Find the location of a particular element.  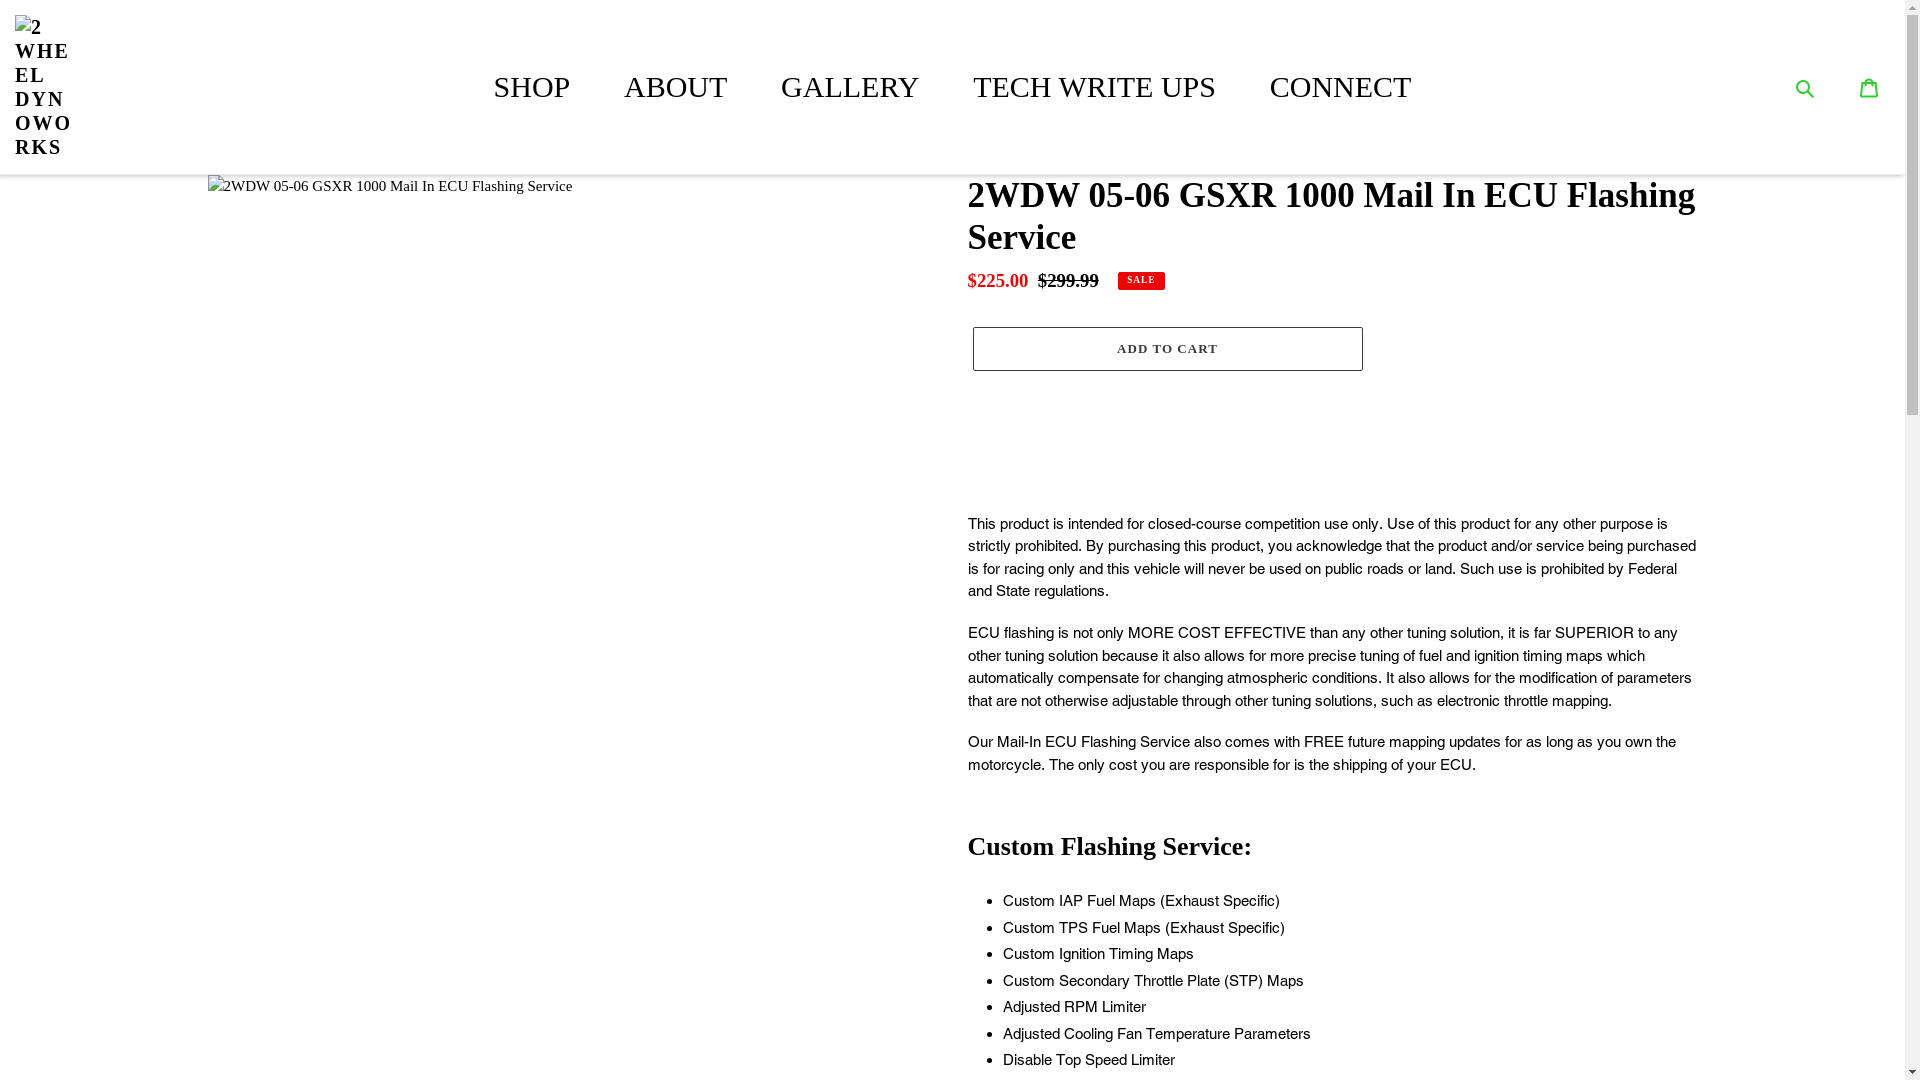

'SHOP' is located at coordinates (532, 85).